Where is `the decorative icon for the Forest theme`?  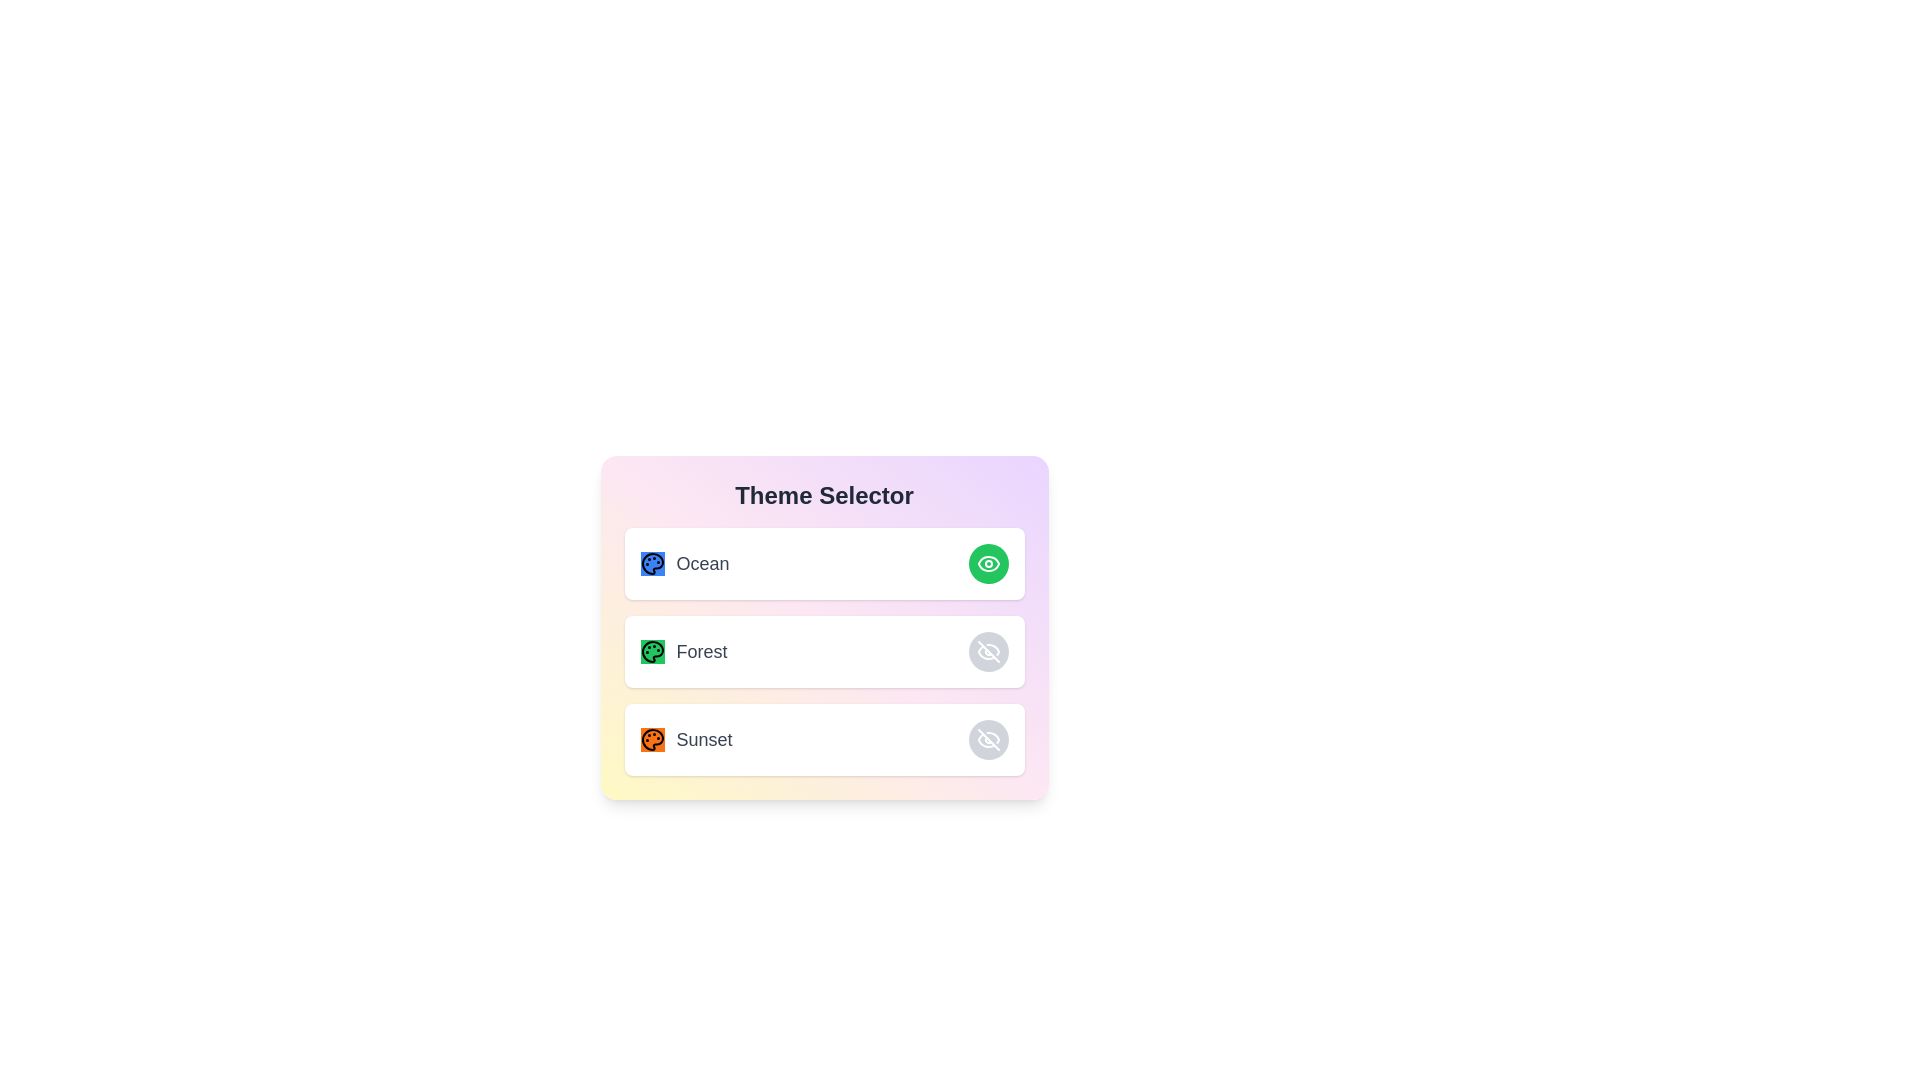 the decorative icon for the Forest theme is located at coordinates (652, 651).